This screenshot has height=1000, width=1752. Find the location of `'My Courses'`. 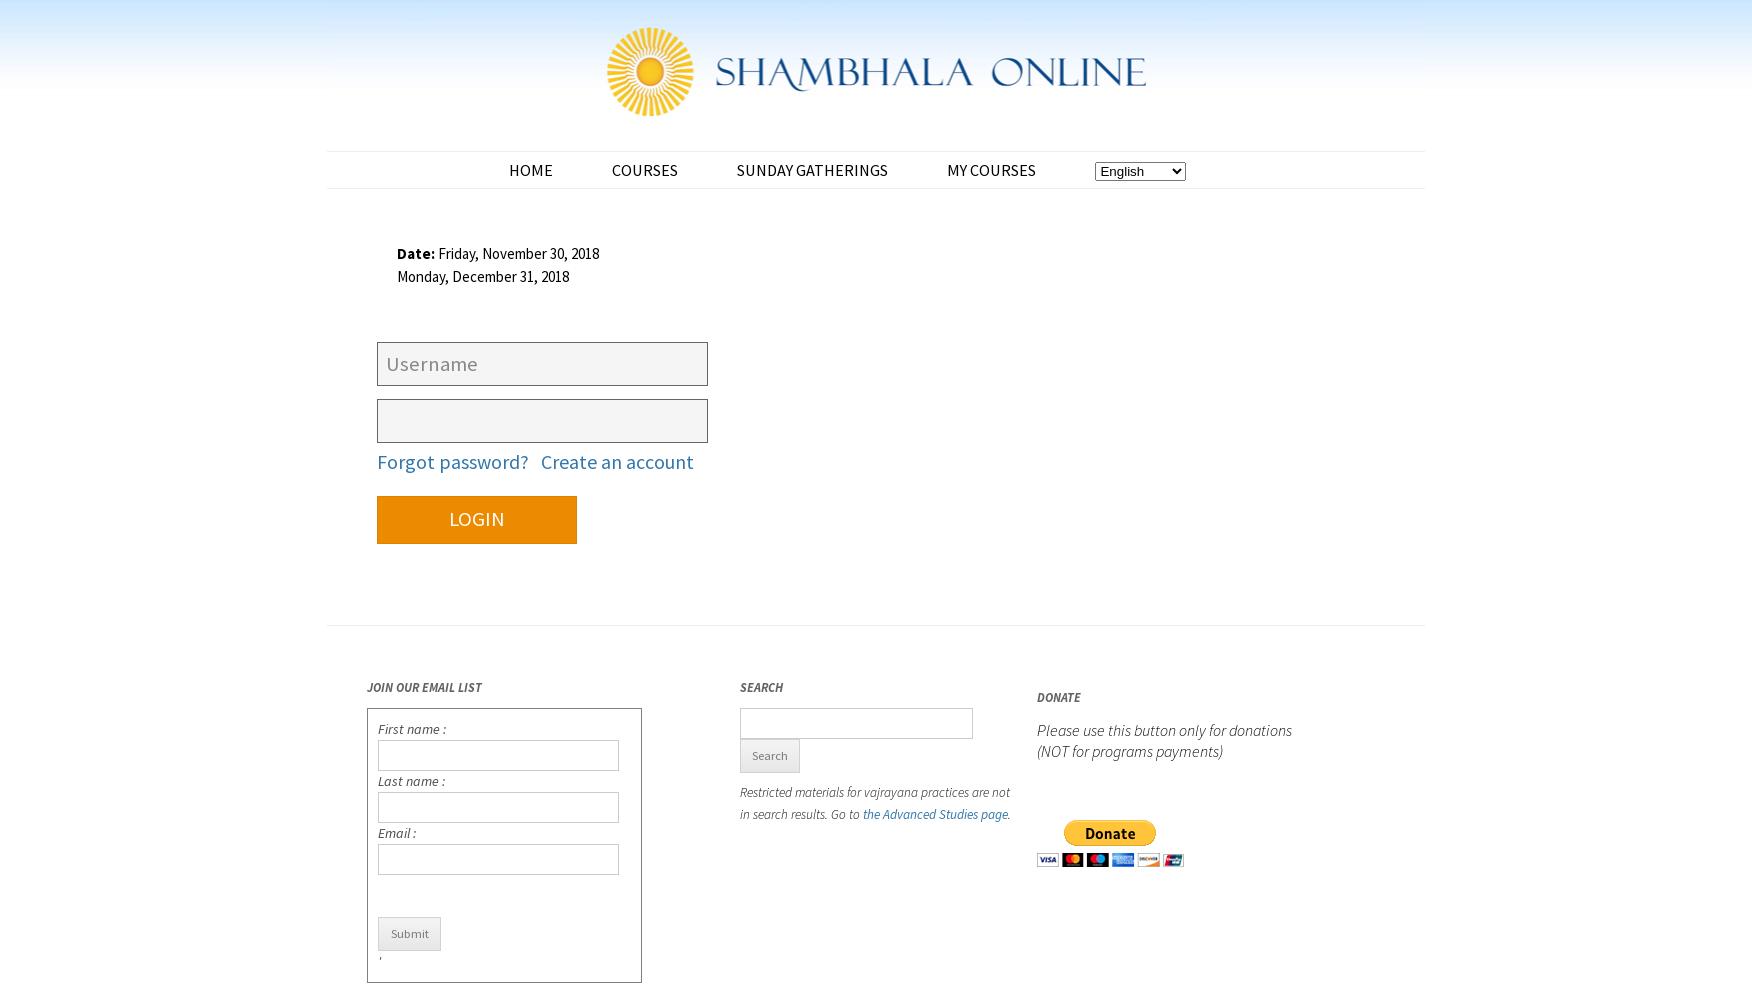

'My Courses' is located at coordinates (990, 169).